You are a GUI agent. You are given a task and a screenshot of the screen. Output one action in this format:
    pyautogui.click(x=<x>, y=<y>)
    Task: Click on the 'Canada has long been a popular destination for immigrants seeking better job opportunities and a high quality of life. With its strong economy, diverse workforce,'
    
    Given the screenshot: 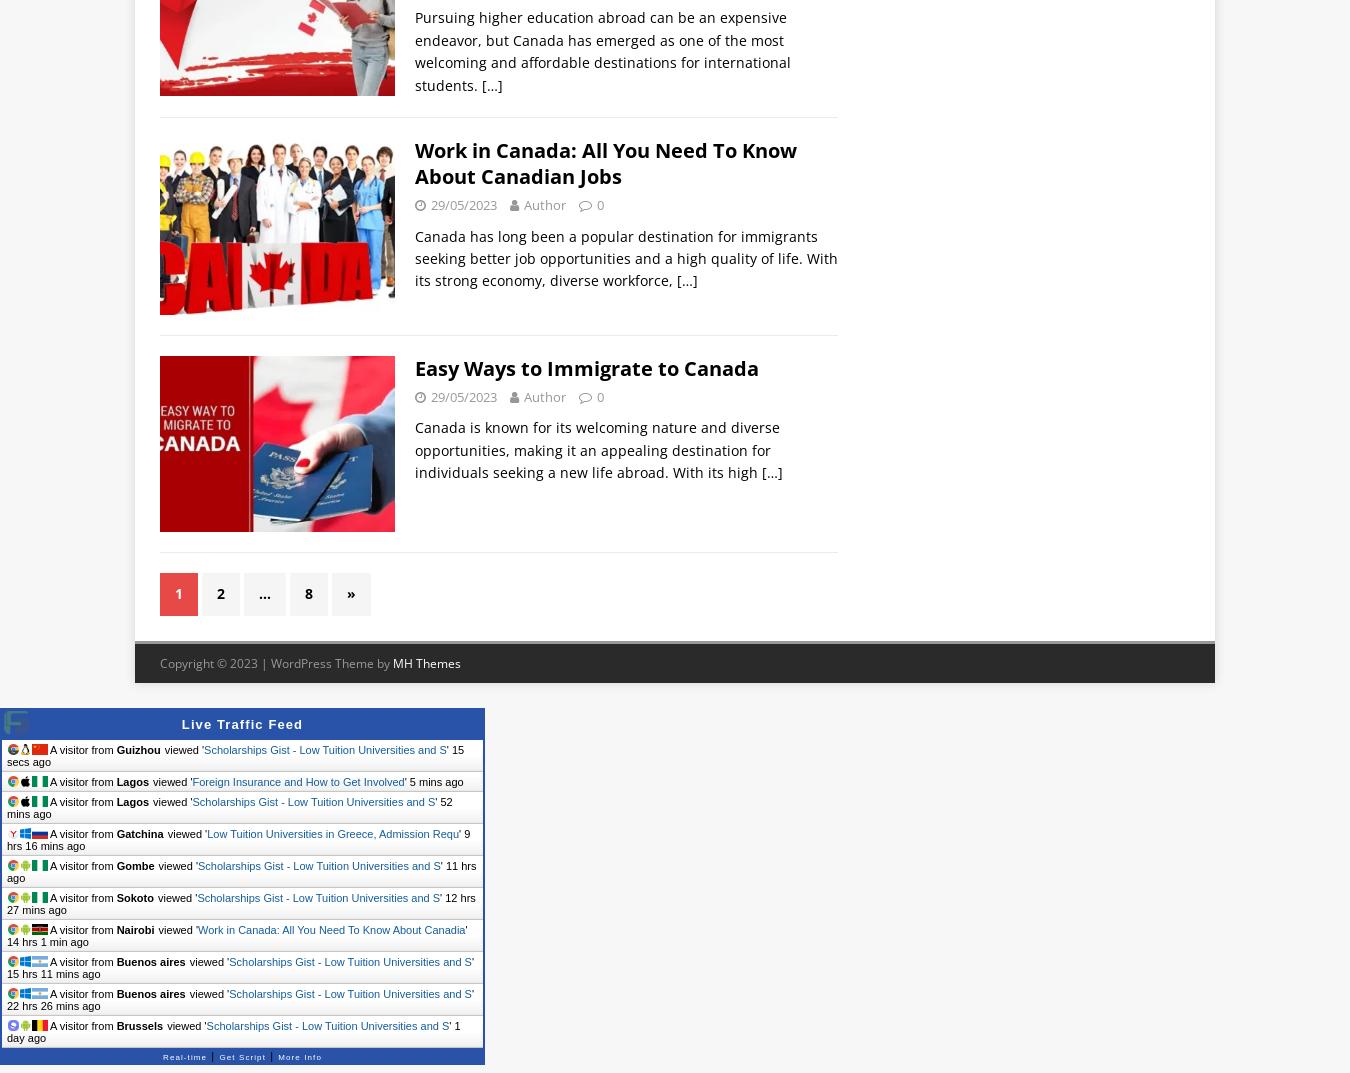 What is the action you would take?
    pyautogui.click(x=626, y=256)
    